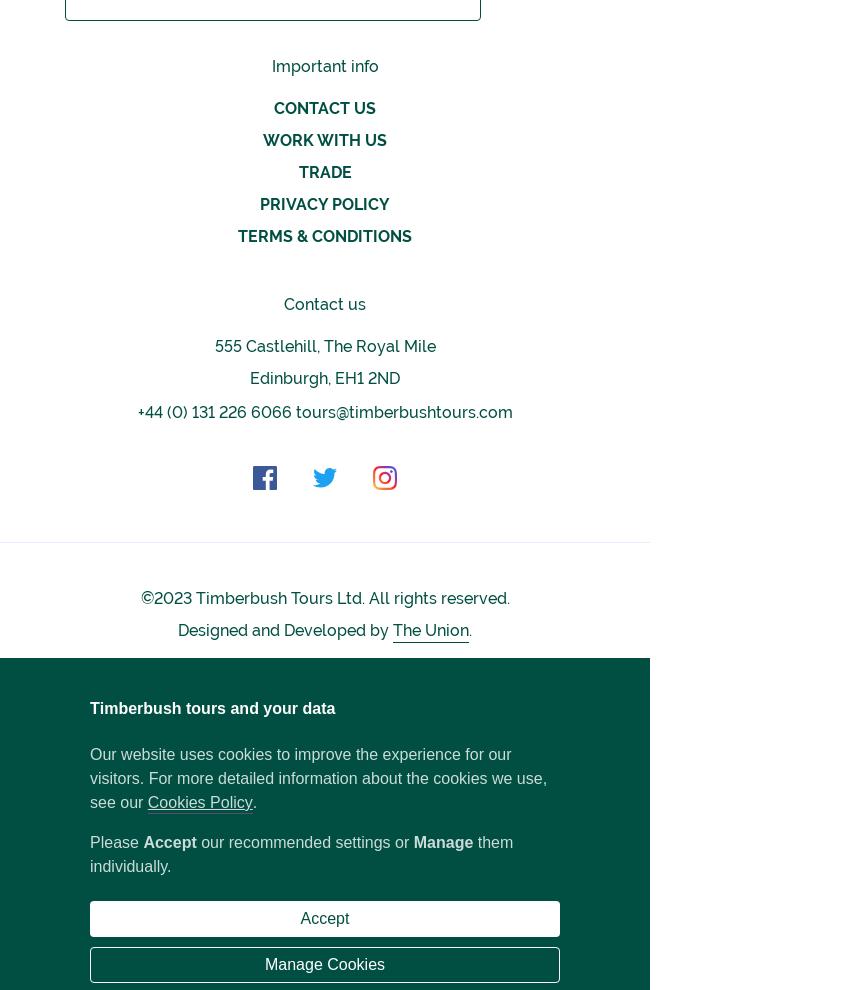 This screenshot has width=845, height=990. Describe the element at coordinates (324, 138) in the screenshot. I see `'Work with Us'` at that location.